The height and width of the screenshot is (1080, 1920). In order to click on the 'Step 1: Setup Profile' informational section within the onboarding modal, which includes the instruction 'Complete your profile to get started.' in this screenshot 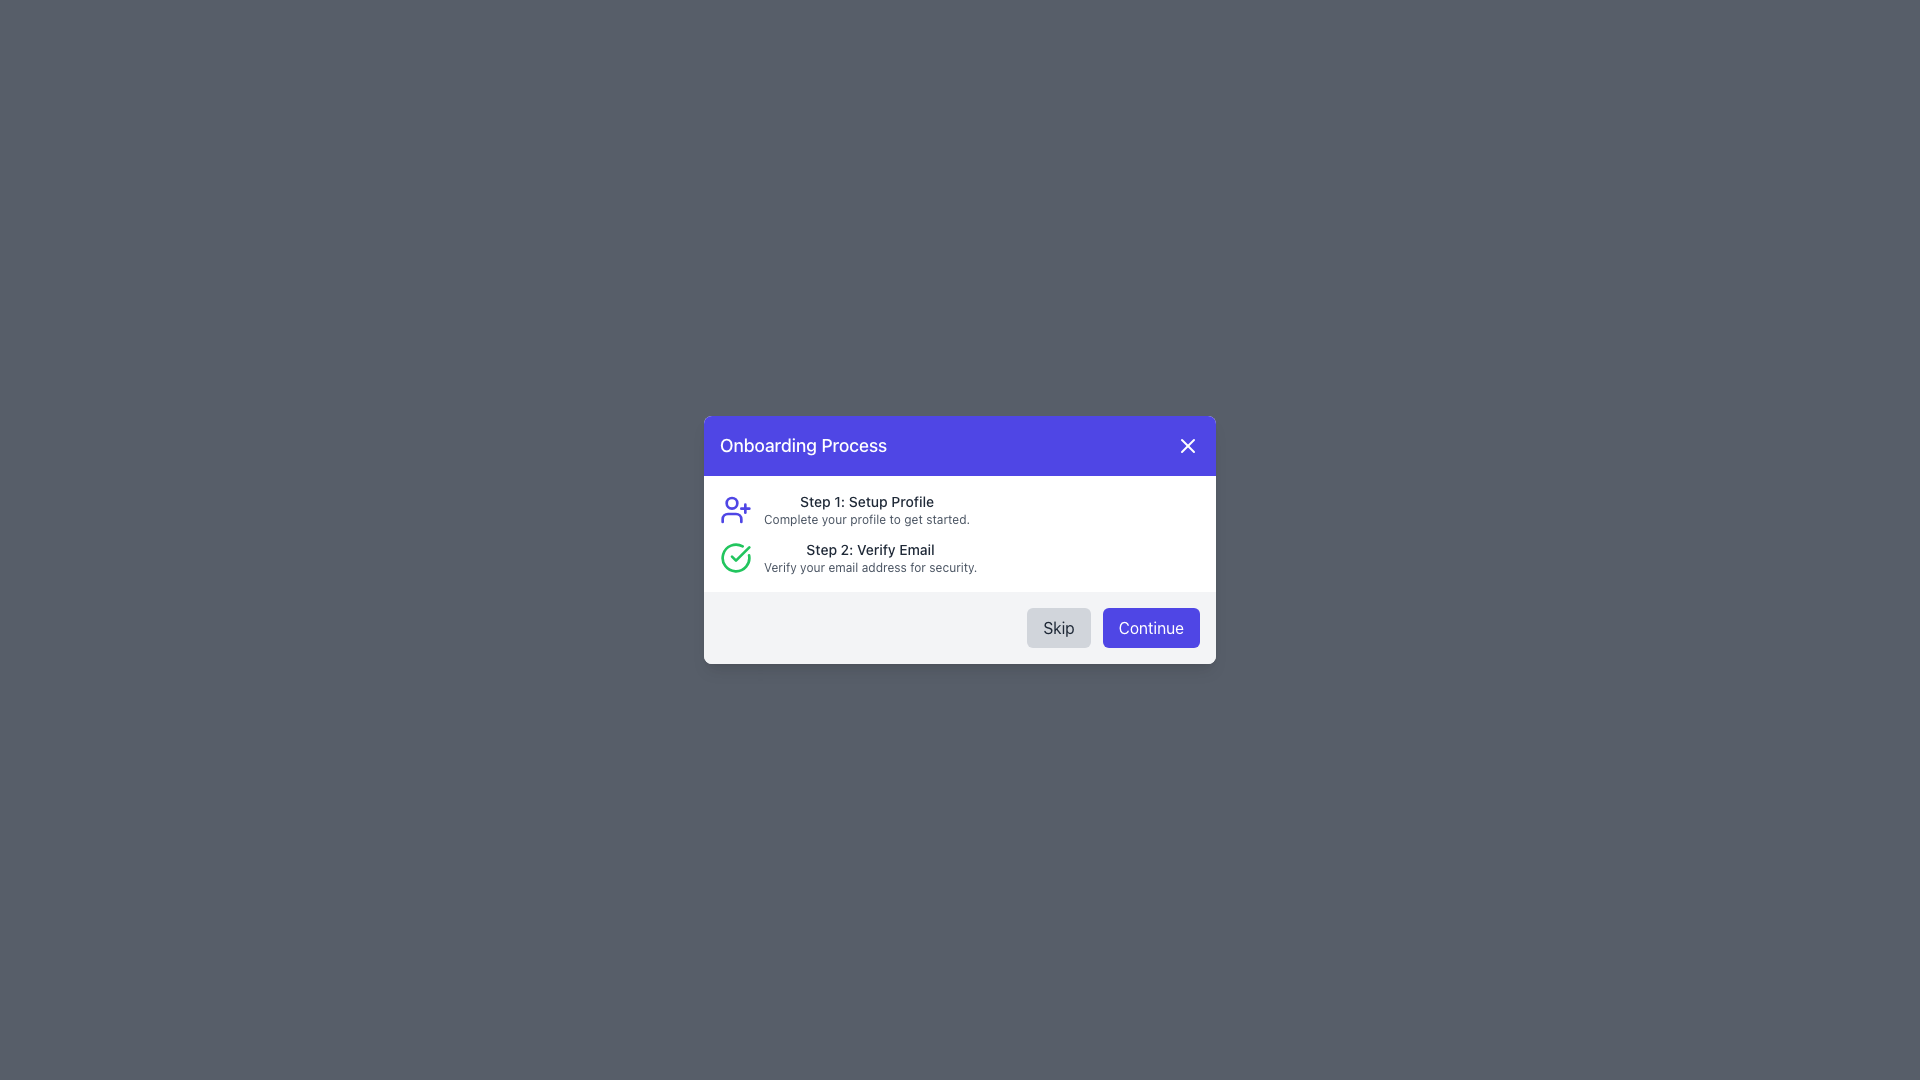, I will do `click(960, 508)`.